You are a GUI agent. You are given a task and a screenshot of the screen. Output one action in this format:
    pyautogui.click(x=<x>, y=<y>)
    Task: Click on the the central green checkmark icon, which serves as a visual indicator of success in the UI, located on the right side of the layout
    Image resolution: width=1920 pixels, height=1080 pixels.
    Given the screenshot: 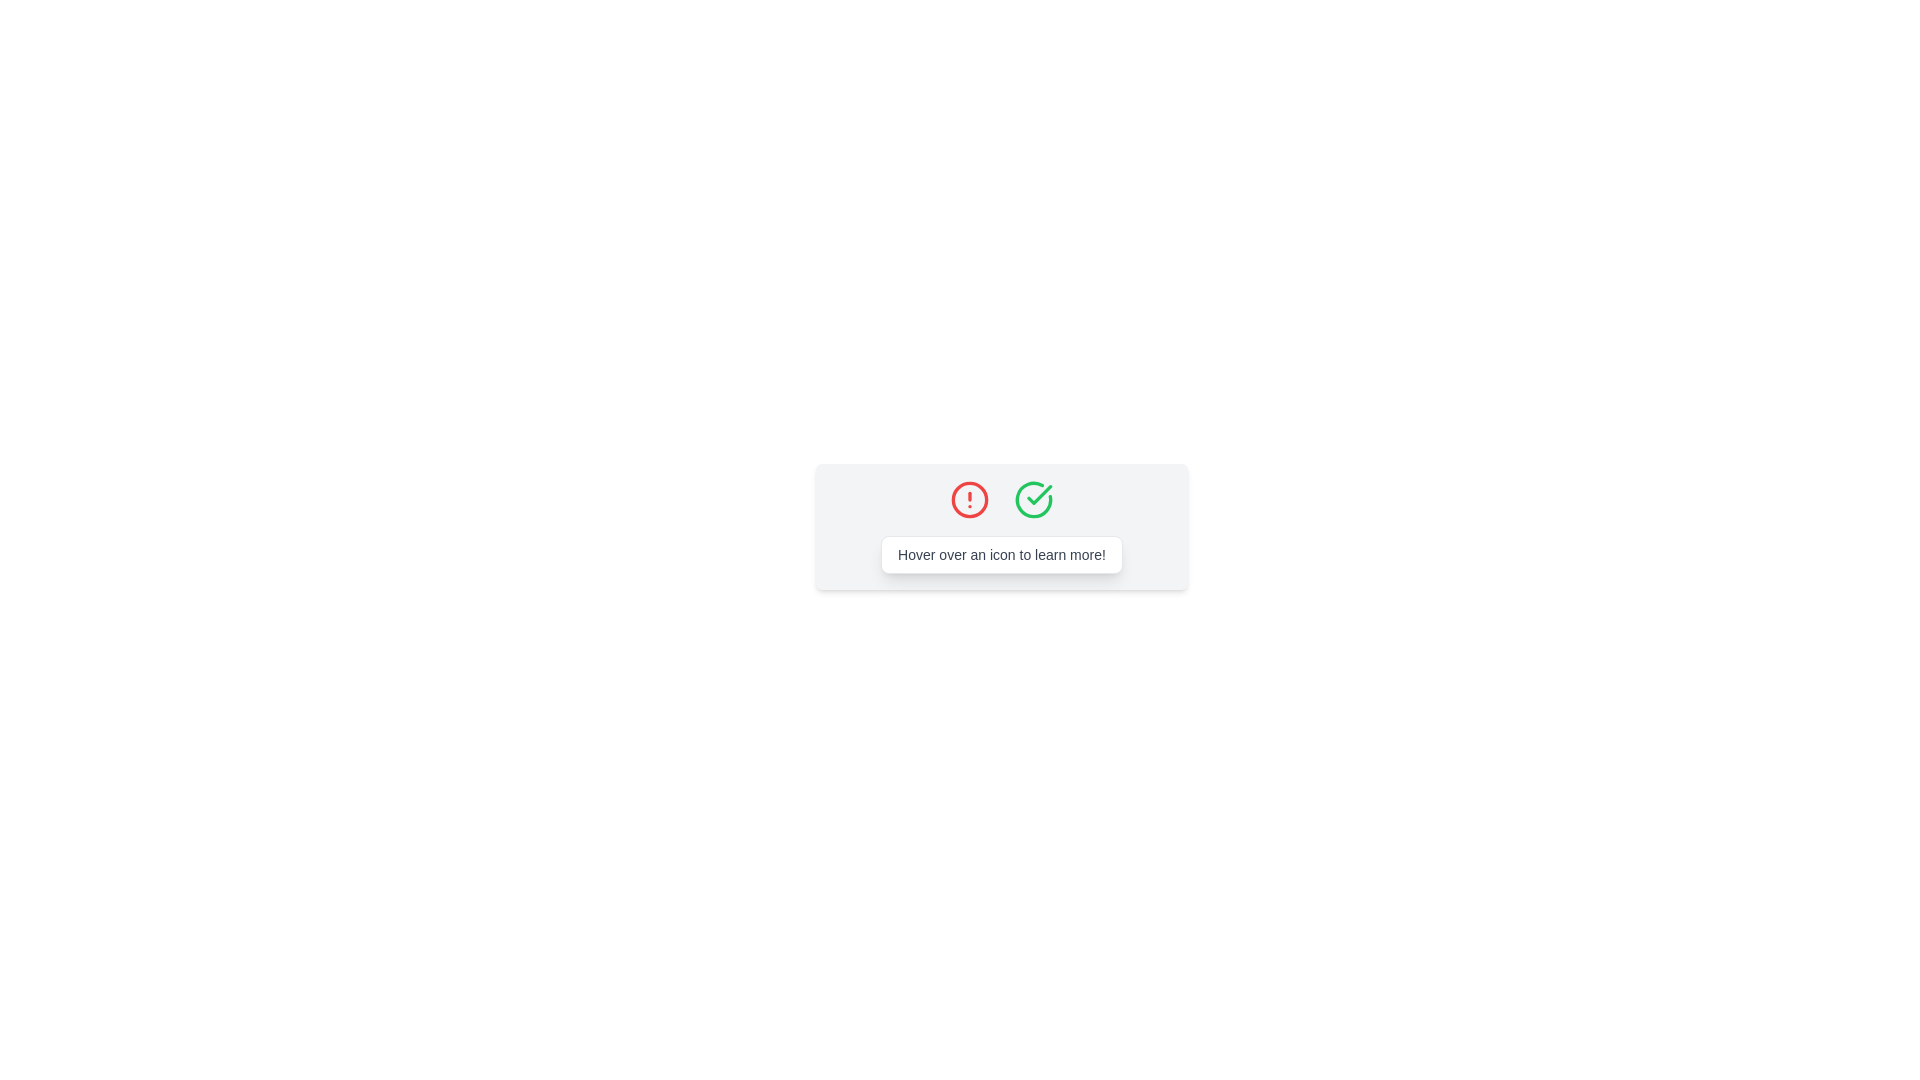 What is the action you would take?
    pyautogui.click(x=1039, y=494)
    